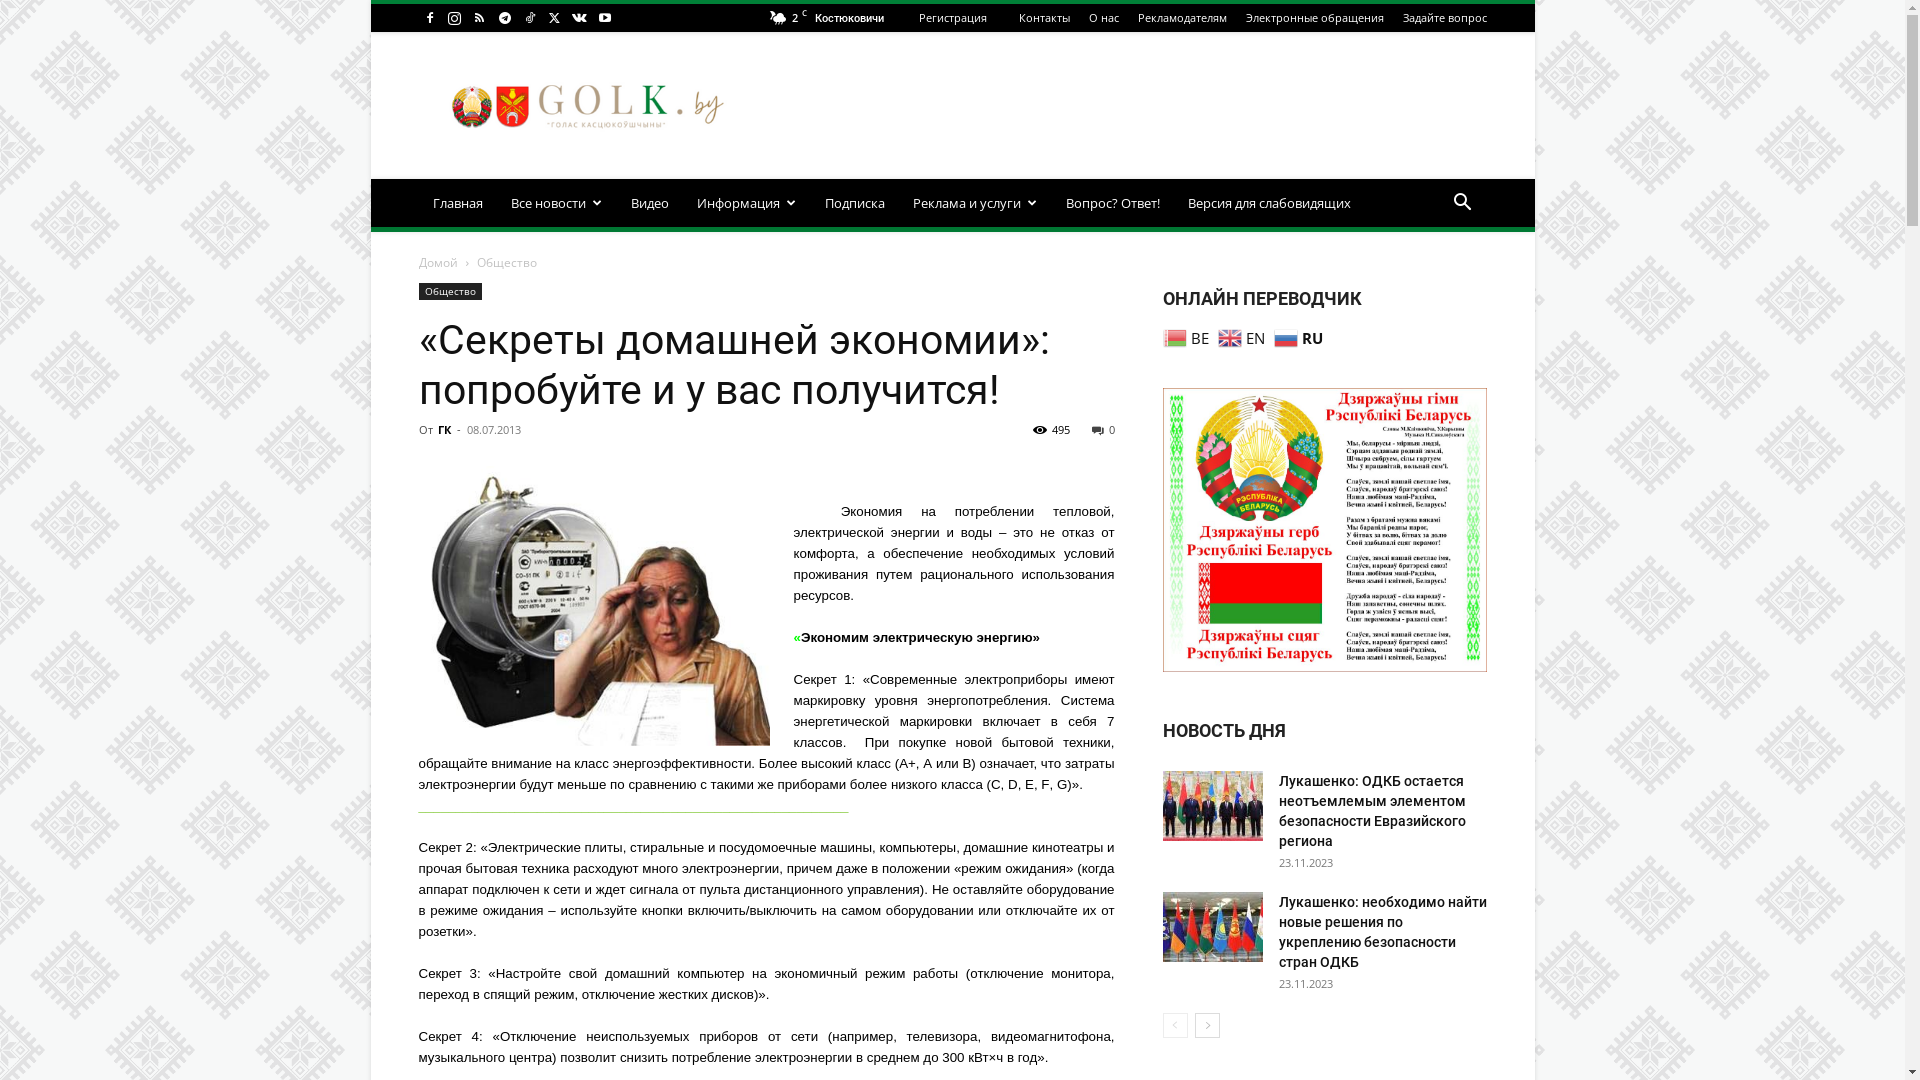 The height and width of the screenshot is (1080, 1920). What do you see at coordinates (578, 17) in the screenshot?
I see `'VKontakte'` at bounding box center [578, 17].